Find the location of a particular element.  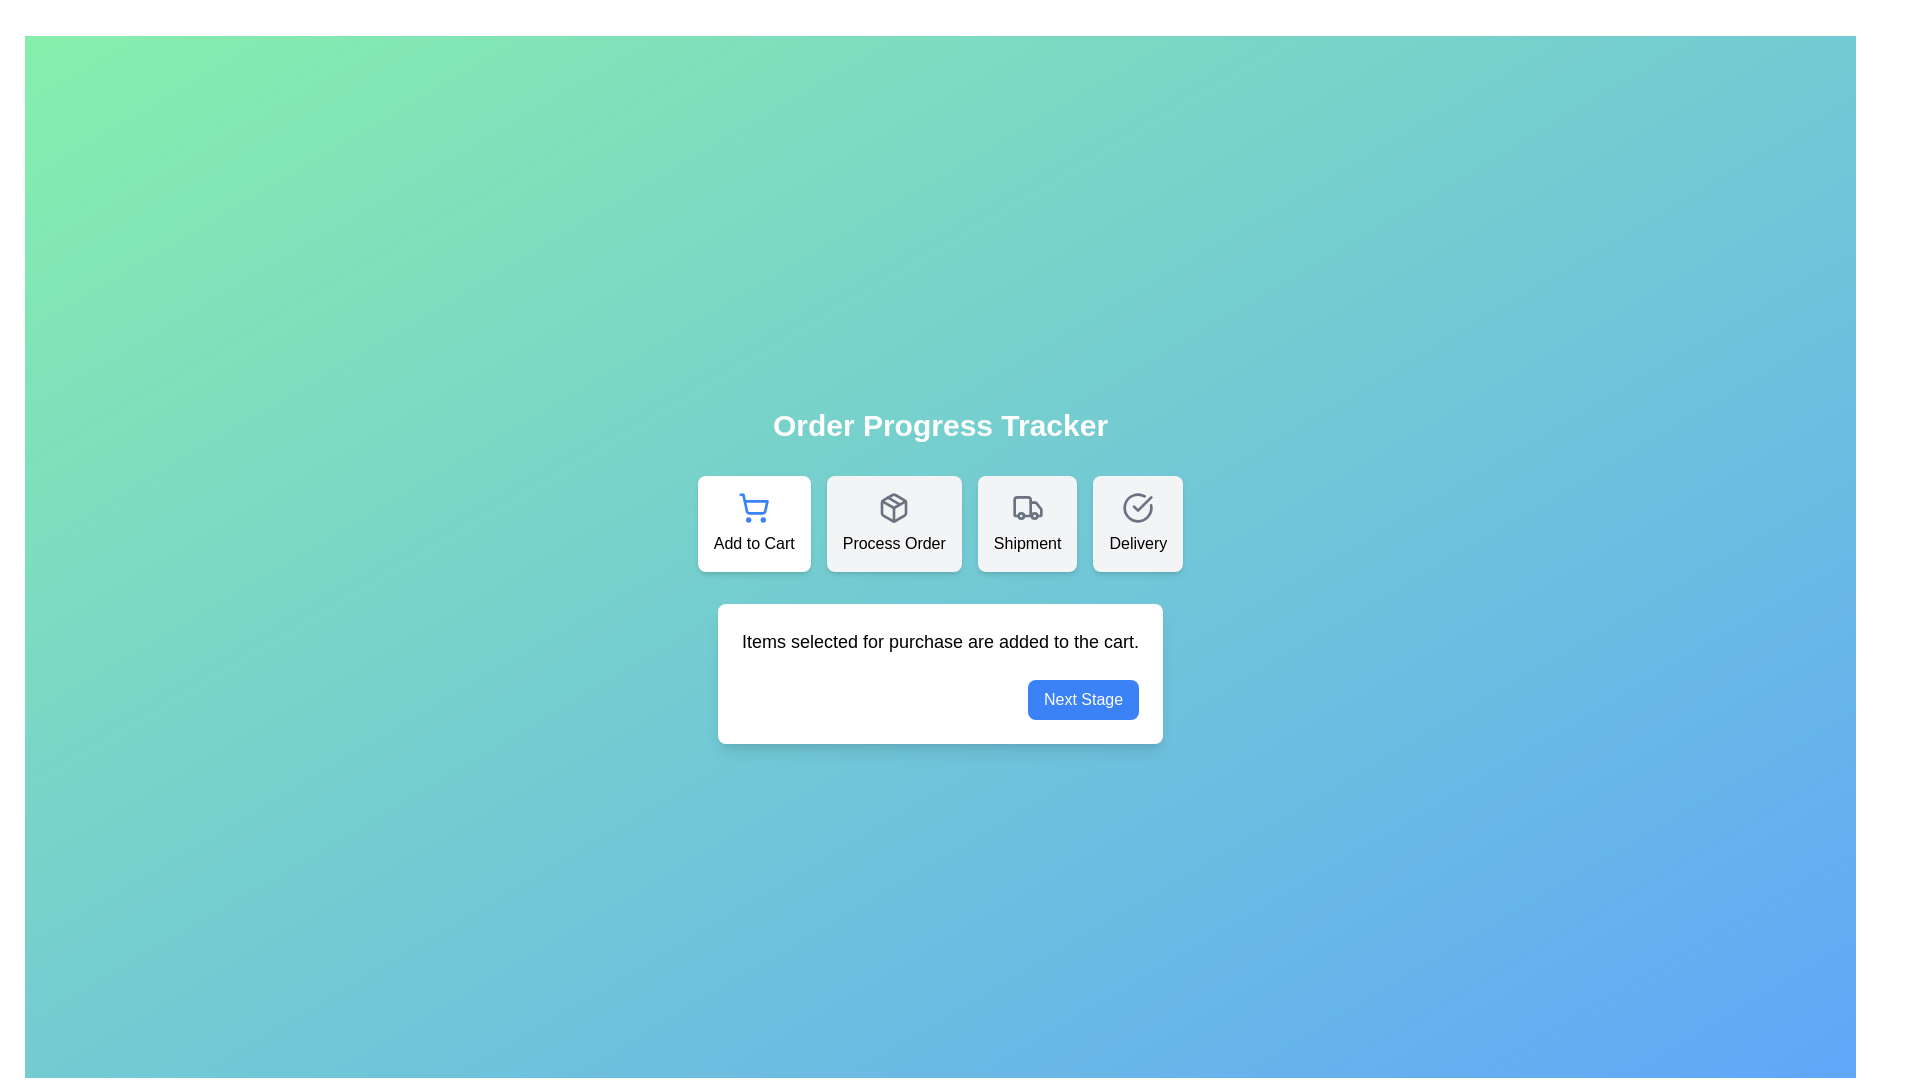

the stage icon representing Process Order to select it is located at coordinates (892, 523).